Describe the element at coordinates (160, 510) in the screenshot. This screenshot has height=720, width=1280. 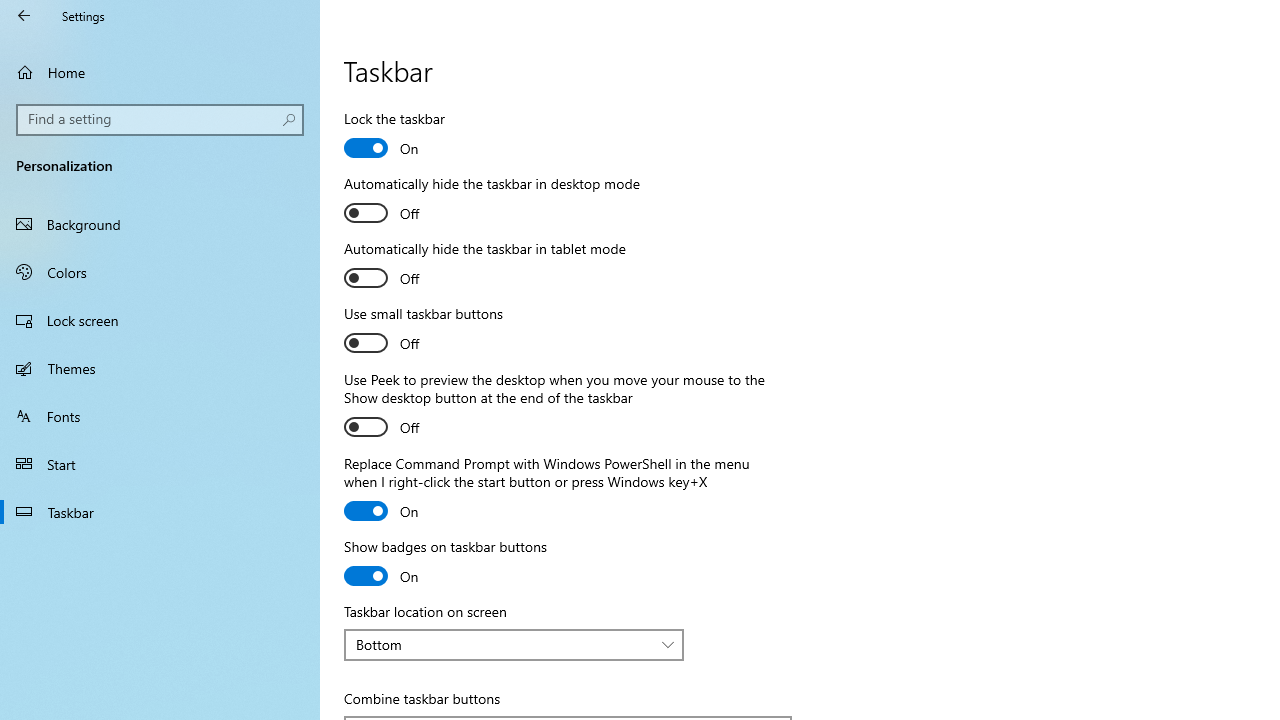
I see `'Taskbar'` at that location.